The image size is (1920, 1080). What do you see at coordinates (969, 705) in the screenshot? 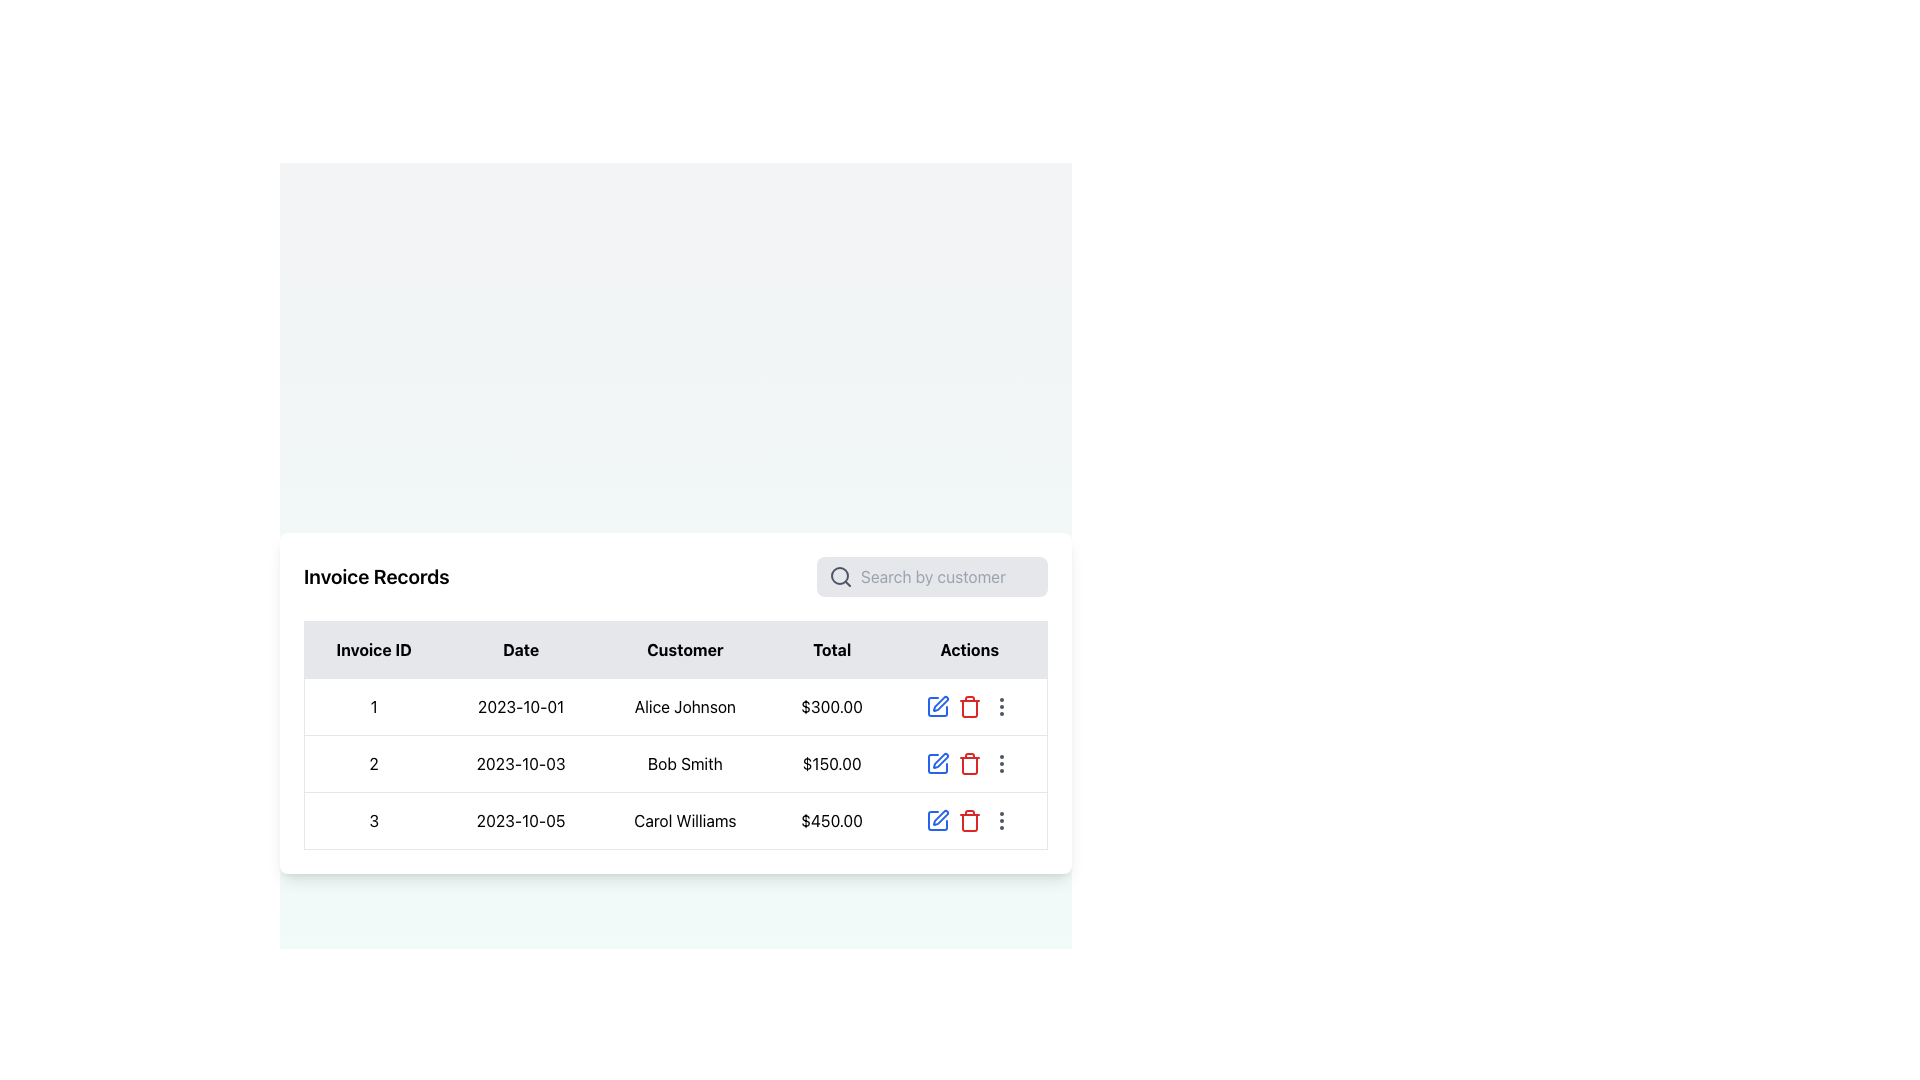
I see `the delete icon button in the Actions column of the first row` at bounding box center [969, 705].